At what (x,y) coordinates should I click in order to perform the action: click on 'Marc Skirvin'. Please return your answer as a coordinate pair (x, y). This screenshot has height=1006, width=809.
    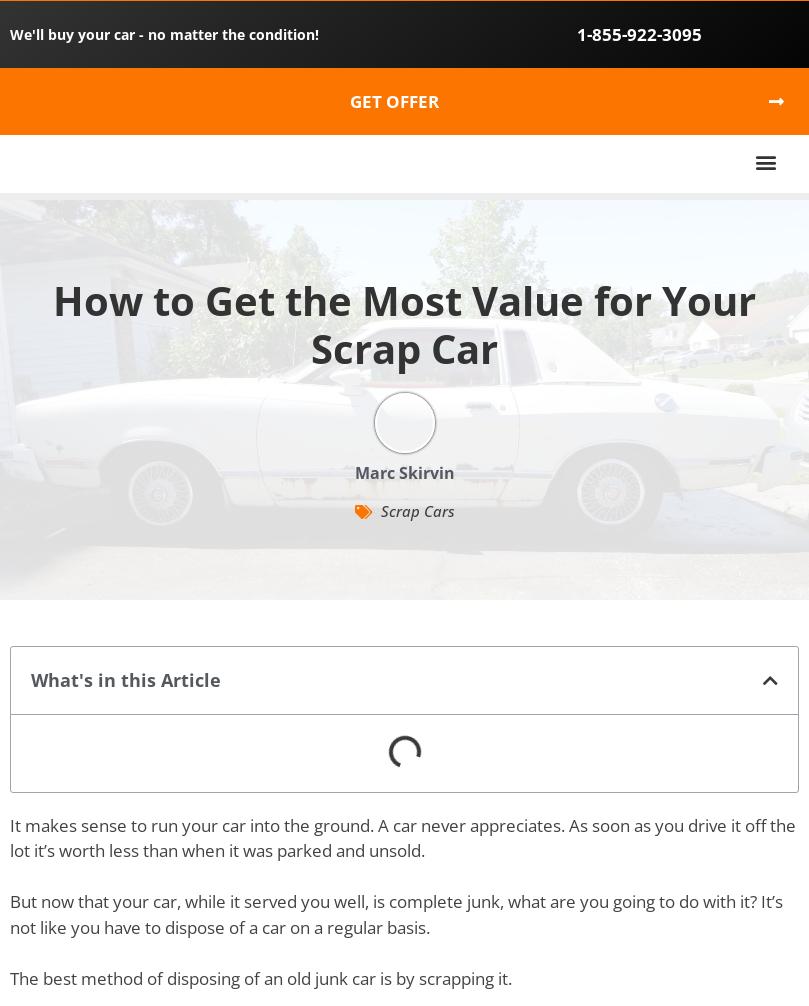
    Looking at the image, I should click on (354, 472).